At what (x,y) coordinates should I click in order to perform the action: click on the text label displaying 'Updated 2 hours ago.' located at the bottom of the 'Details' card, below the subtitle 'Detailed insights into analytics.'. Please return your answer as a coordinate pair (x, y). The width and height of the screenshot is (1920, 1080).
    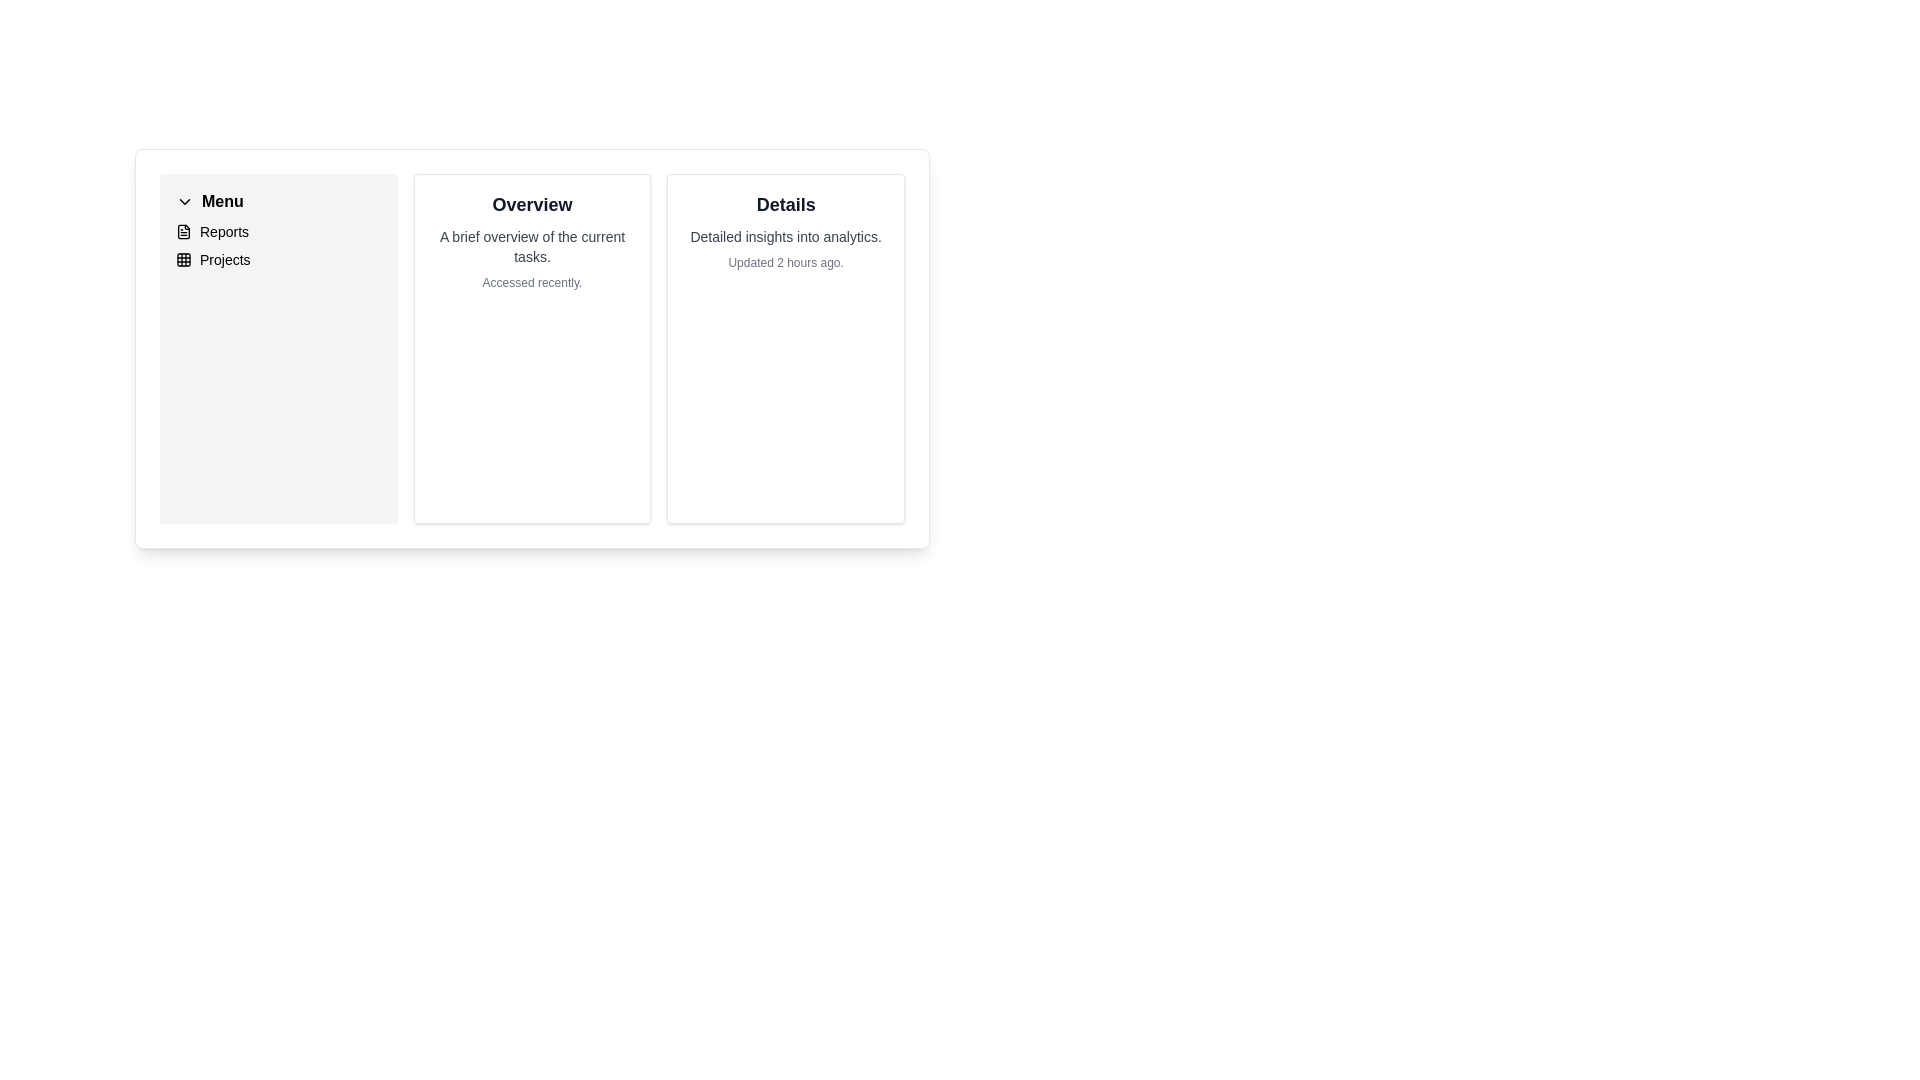
    Looking at the image, I should click on (785, 261).